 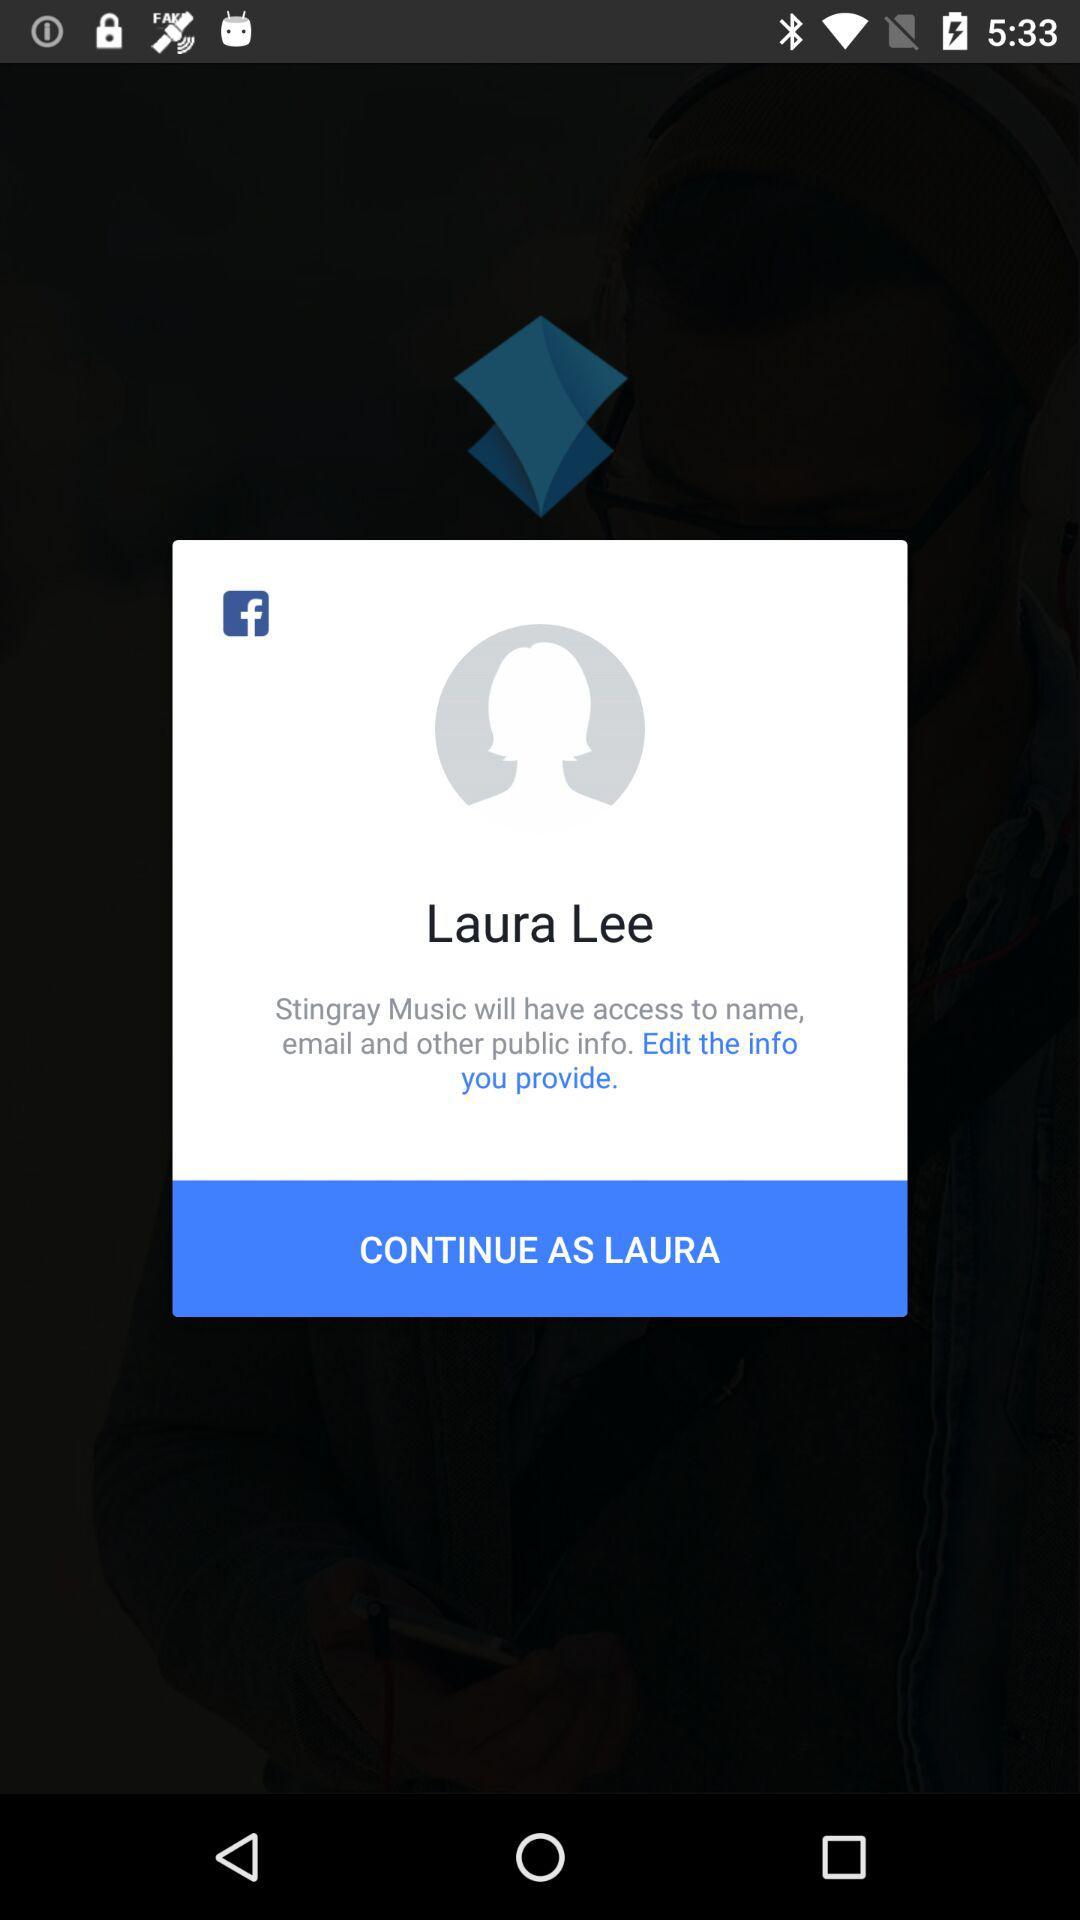 What do you see at coordinates (540, 1041) in the screenshot?
I see `the stingray music will` at bounding box center [540, 1041].